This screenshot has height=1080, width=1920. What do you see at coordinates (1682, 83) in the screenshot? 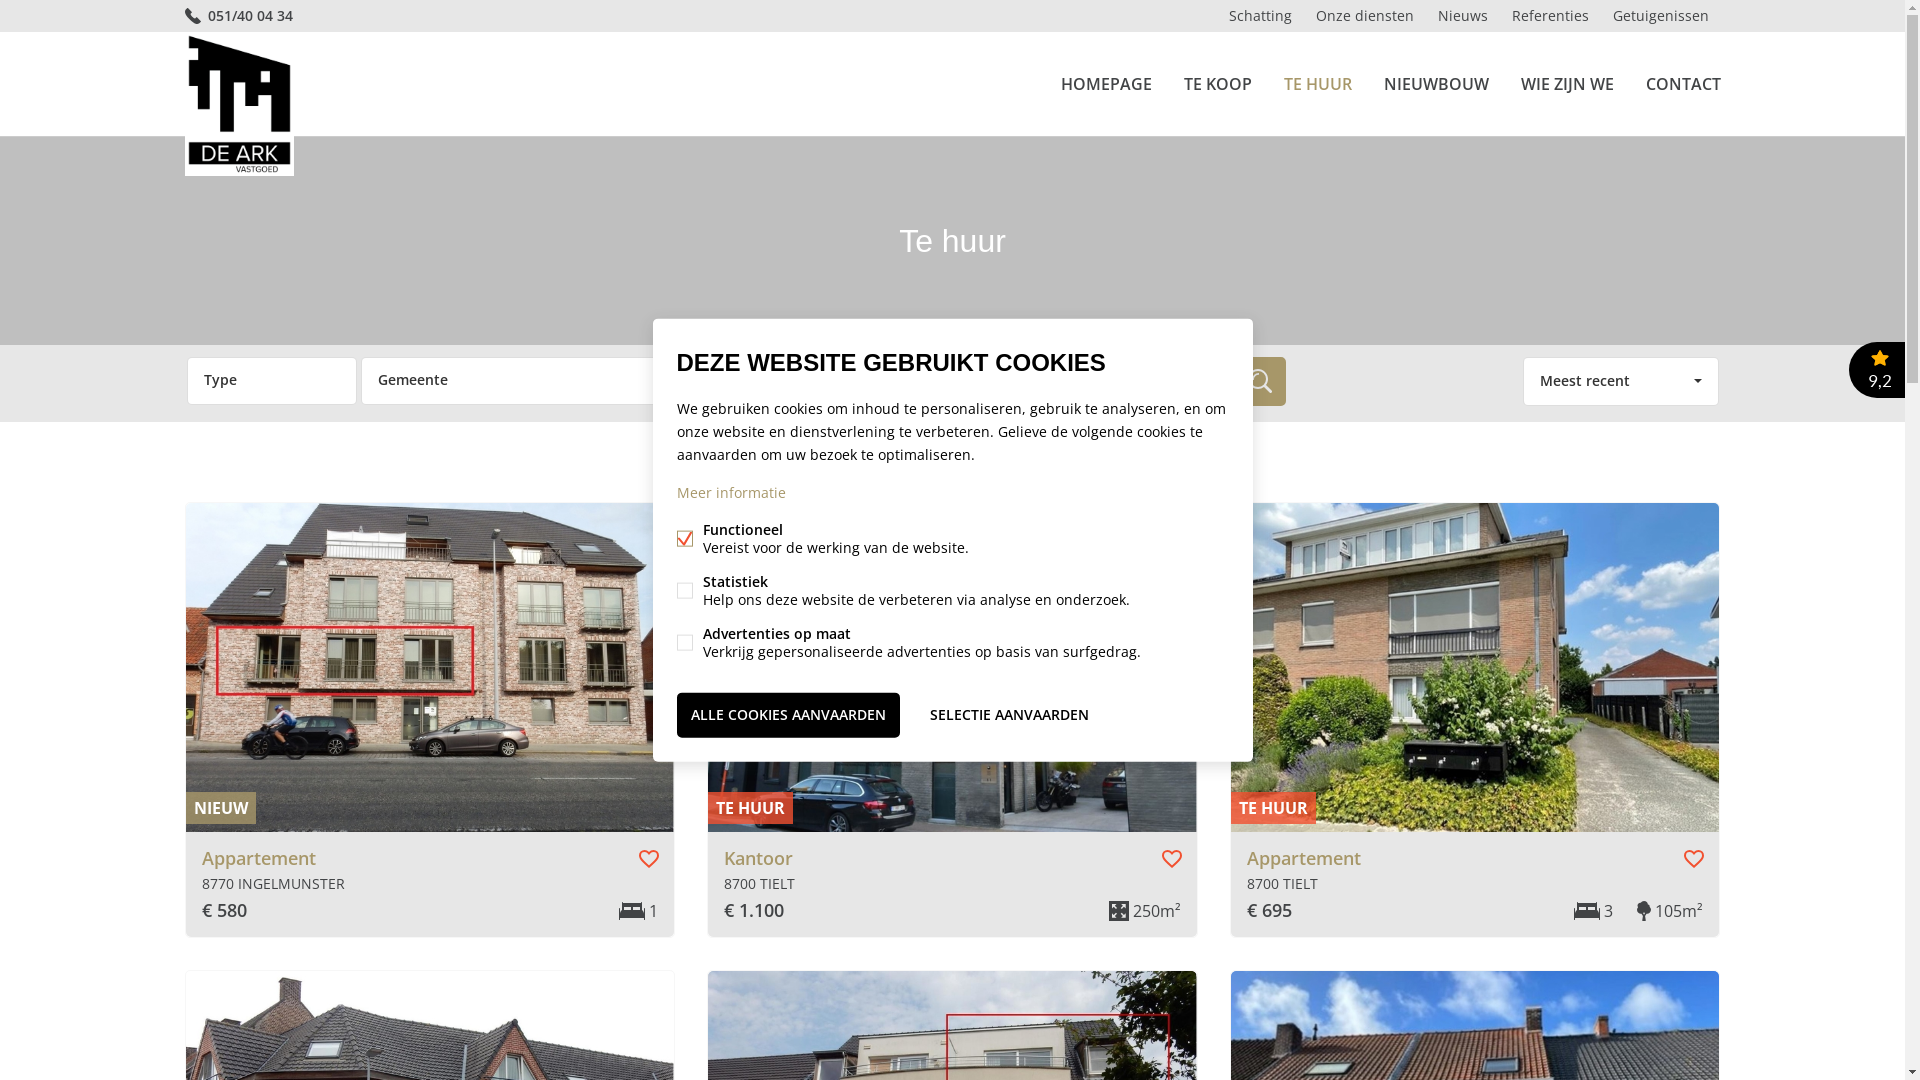
I see `'CONTACT'` at bounding box center [1682, 83].